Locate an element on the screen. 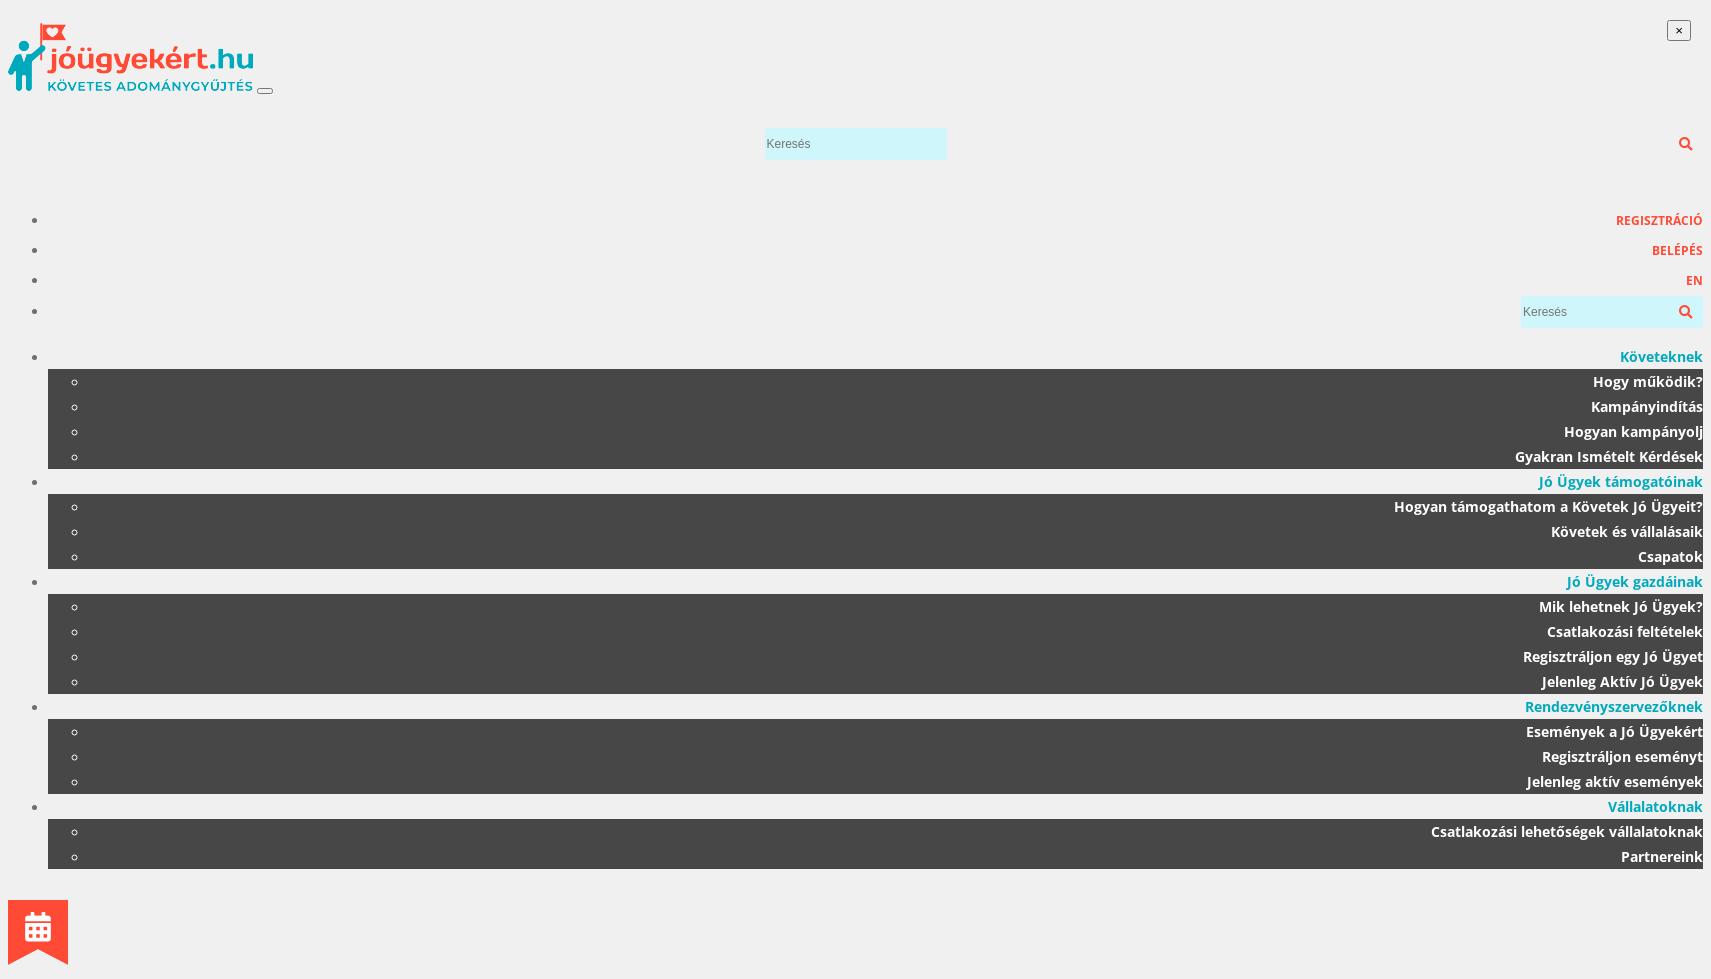 This screenshot has width=1711, height=979. 'Regisztráció' is located at coordinates (1616, 220).